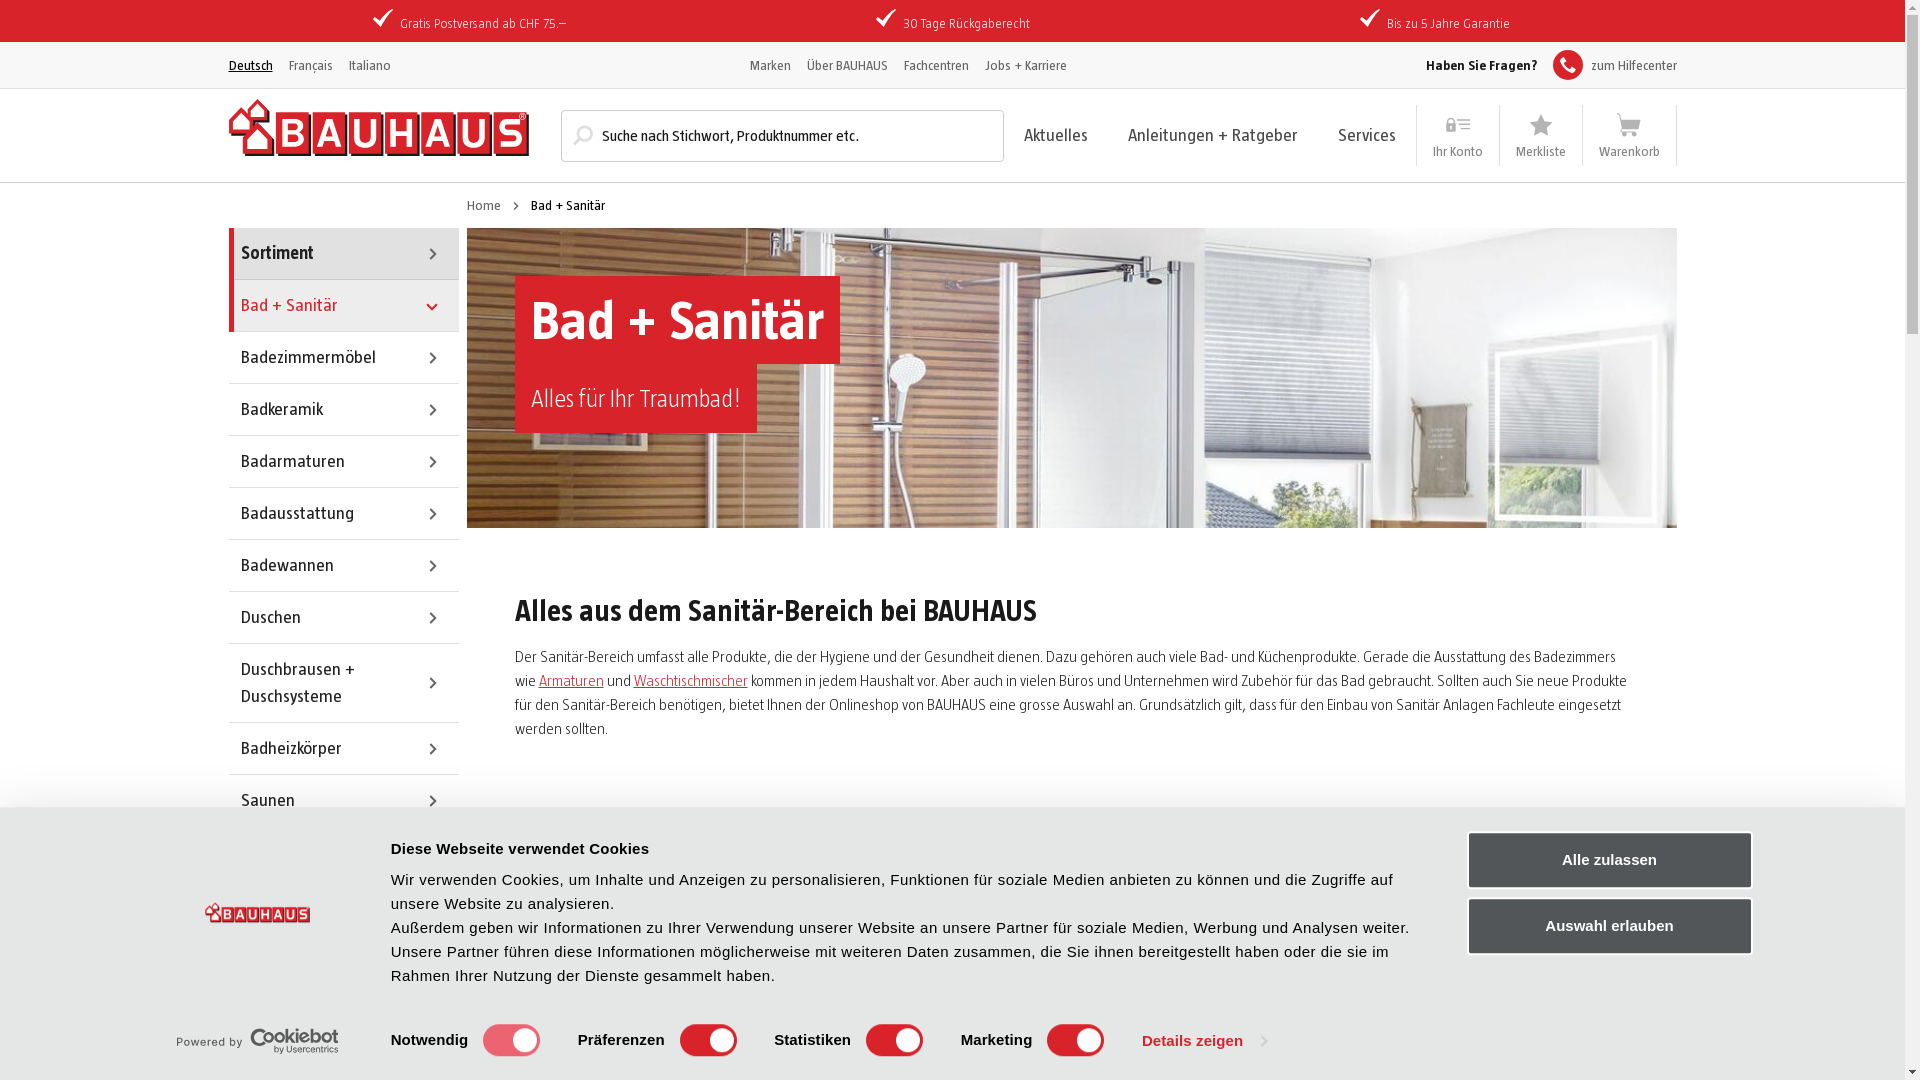 The image size is (1920, 1080). What do you see at coordinates (1055, 134) in the screenshot?
I see `'Aktuelles'` at bounding box center [1055, 134].